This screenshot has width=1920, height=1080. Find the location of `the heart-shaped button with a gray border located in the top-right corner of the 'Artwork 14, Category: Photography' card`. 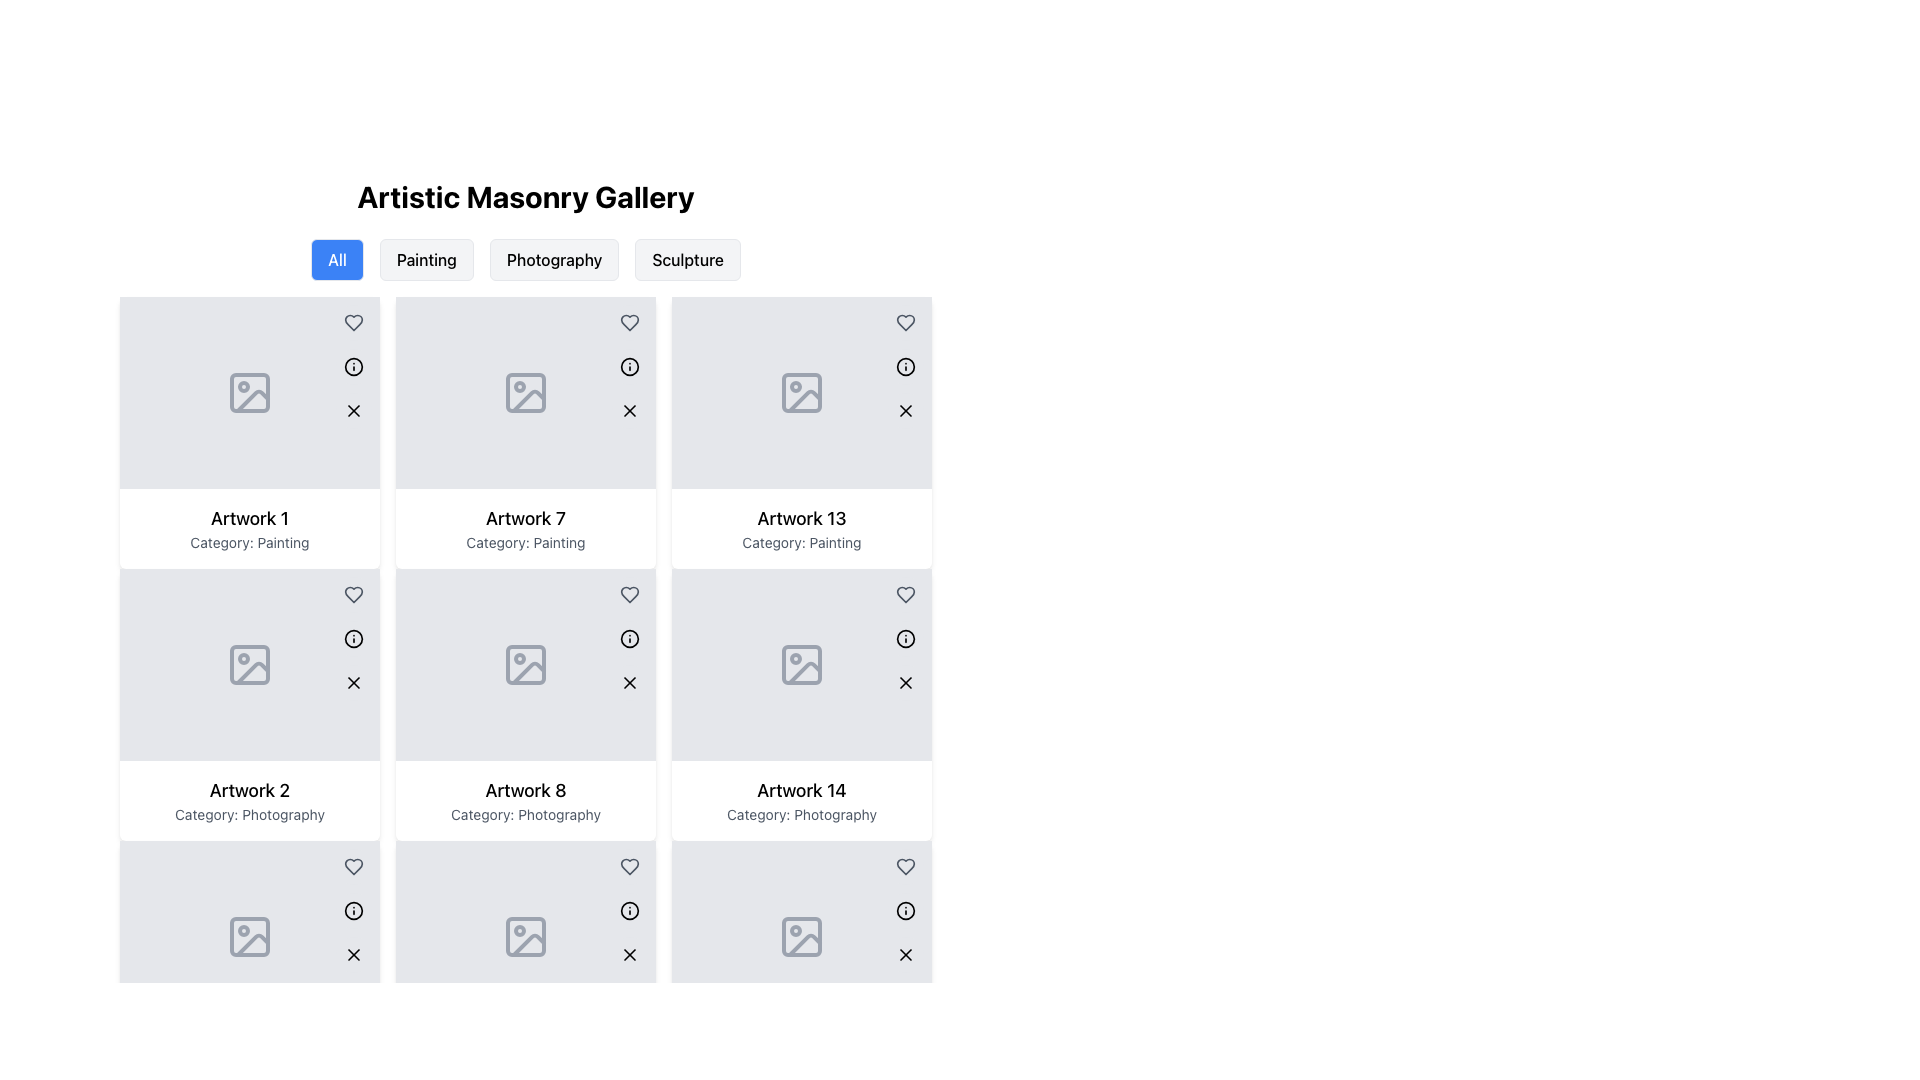

the heart-shaped button with a gray border located in the top-right corner of the 'Artwork 14, Category: Photography' card is located at coordinates (905, 866).